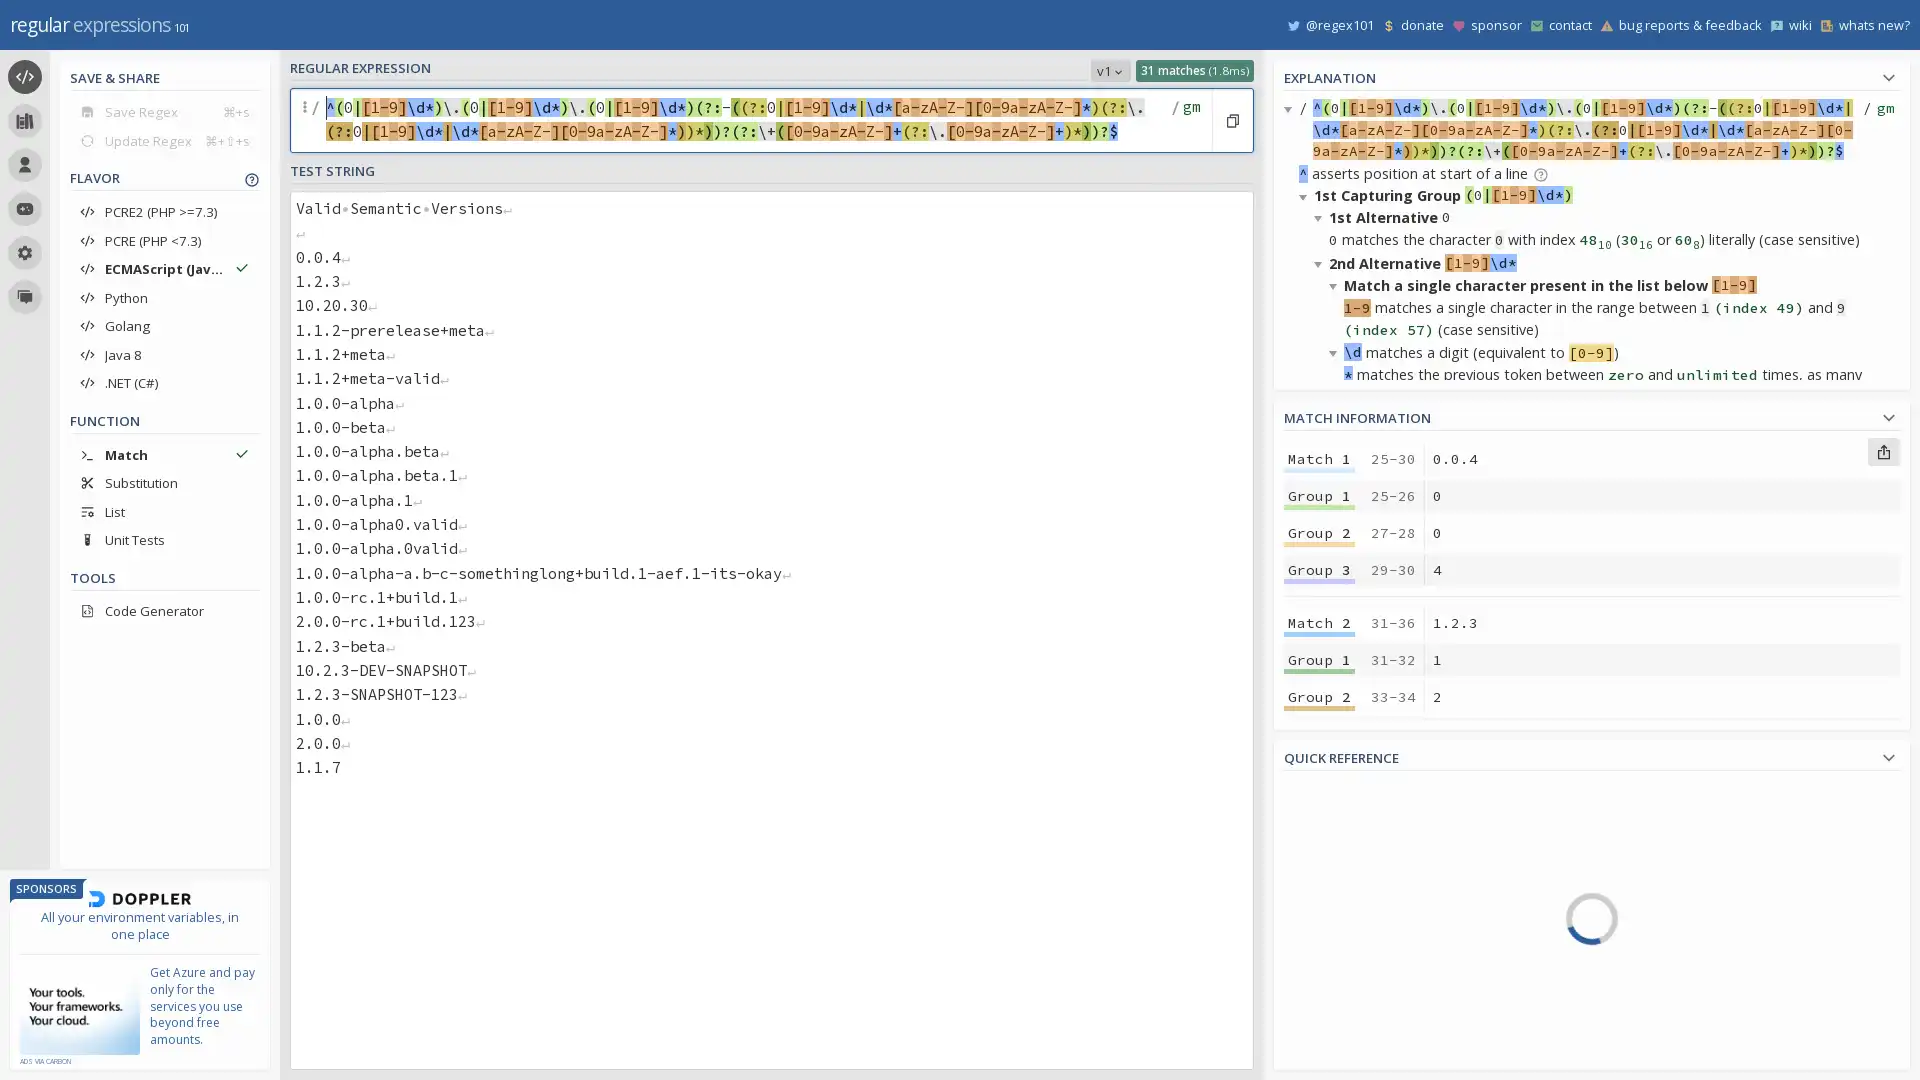 This screenshot has width=1920, height=1080. I want to click on Group 1, so click(1319, 659).